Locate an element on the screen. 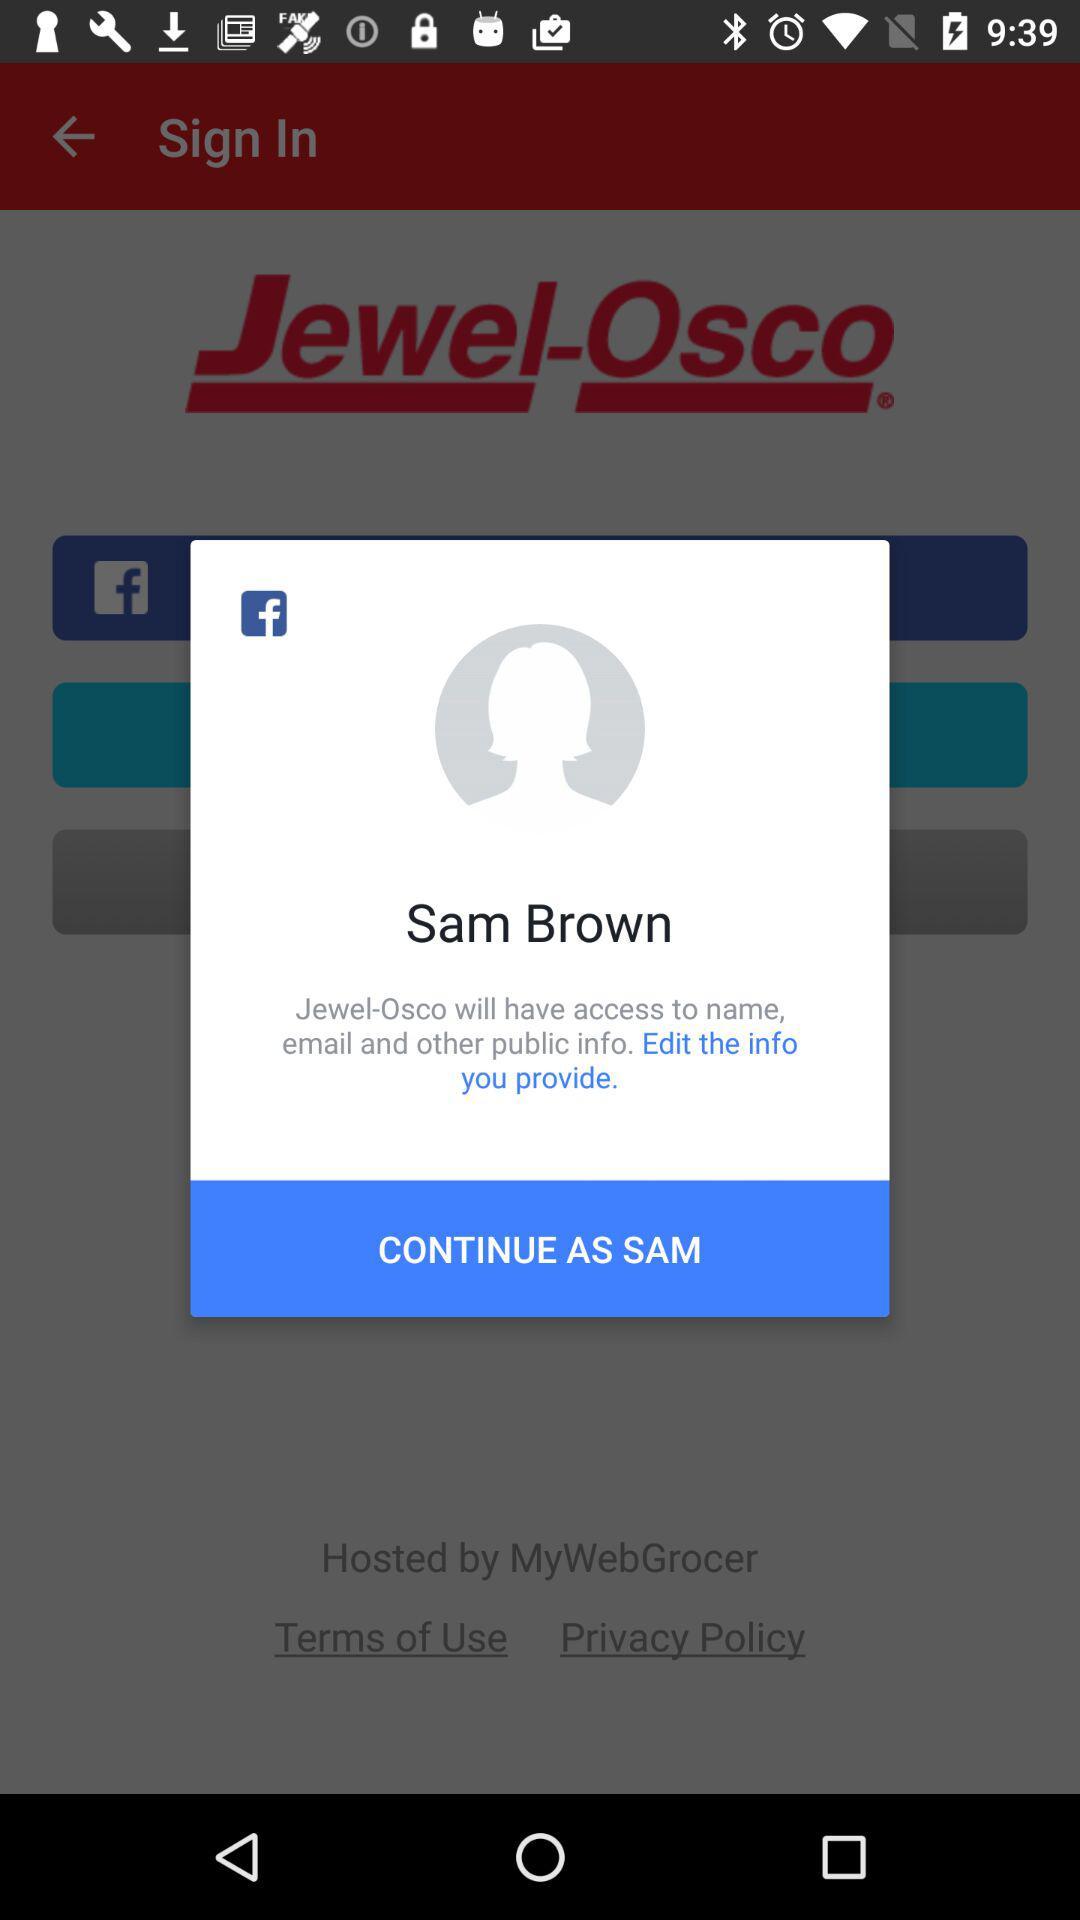 The image size is (1080, 1920). the continue as sam icon is located at coordinates (540, 1247).